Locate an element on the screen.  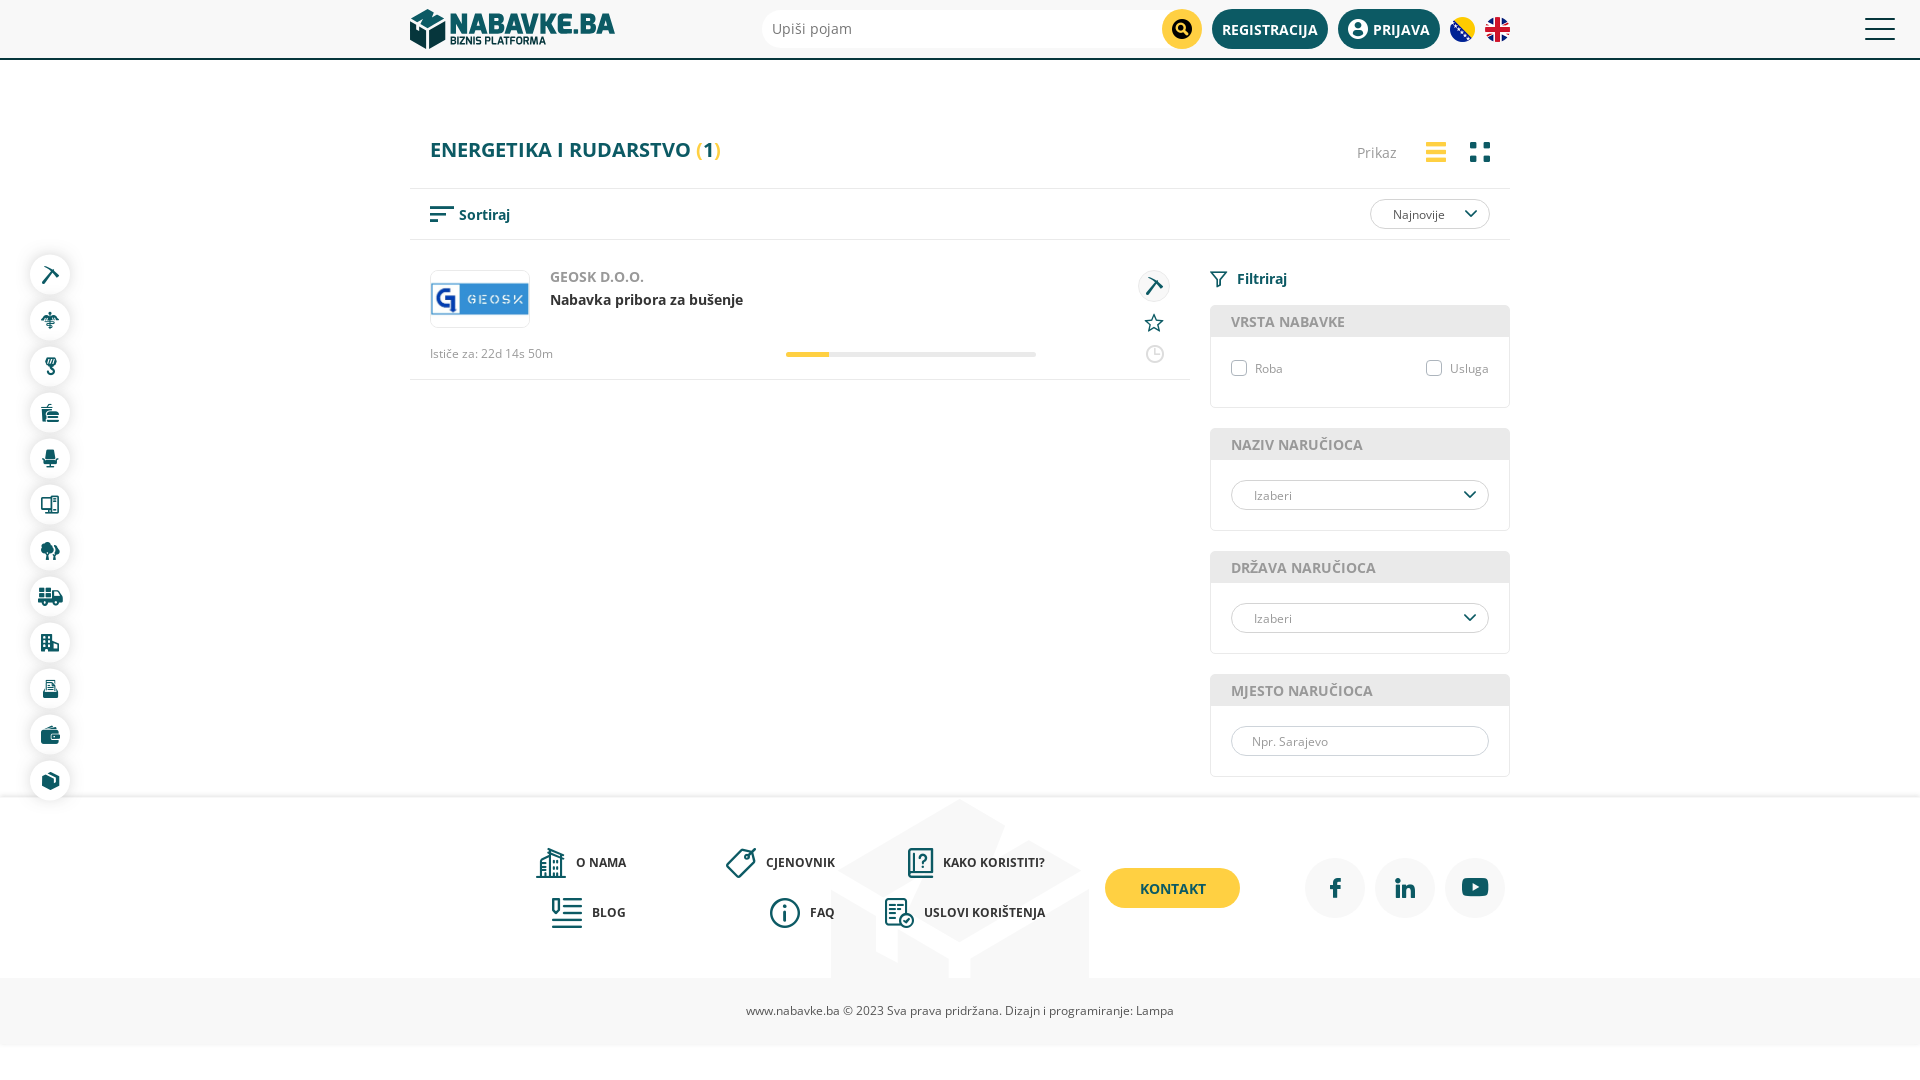
'PRIJAVA' is located at coordinates (1387, 29).